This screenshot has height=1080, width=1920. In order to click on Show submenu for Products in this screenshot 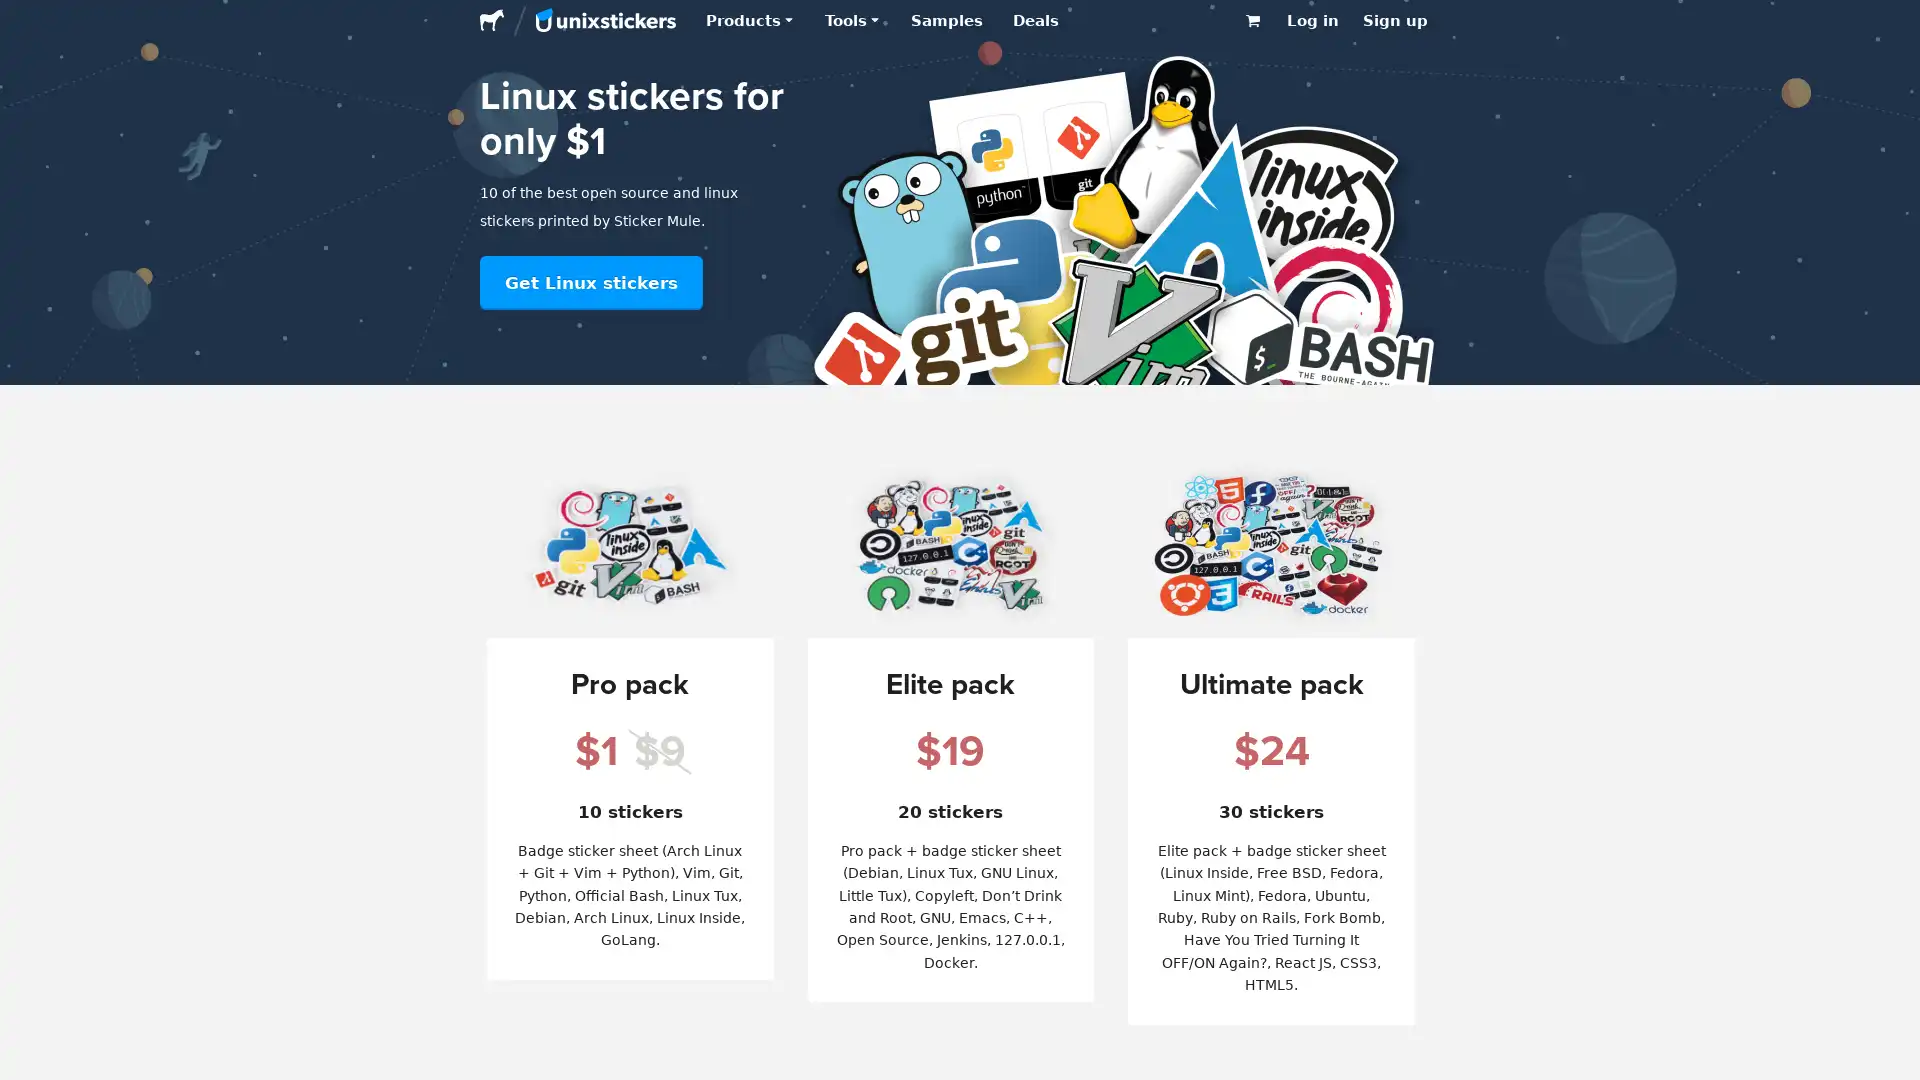, I will do `click(787, 20)`.